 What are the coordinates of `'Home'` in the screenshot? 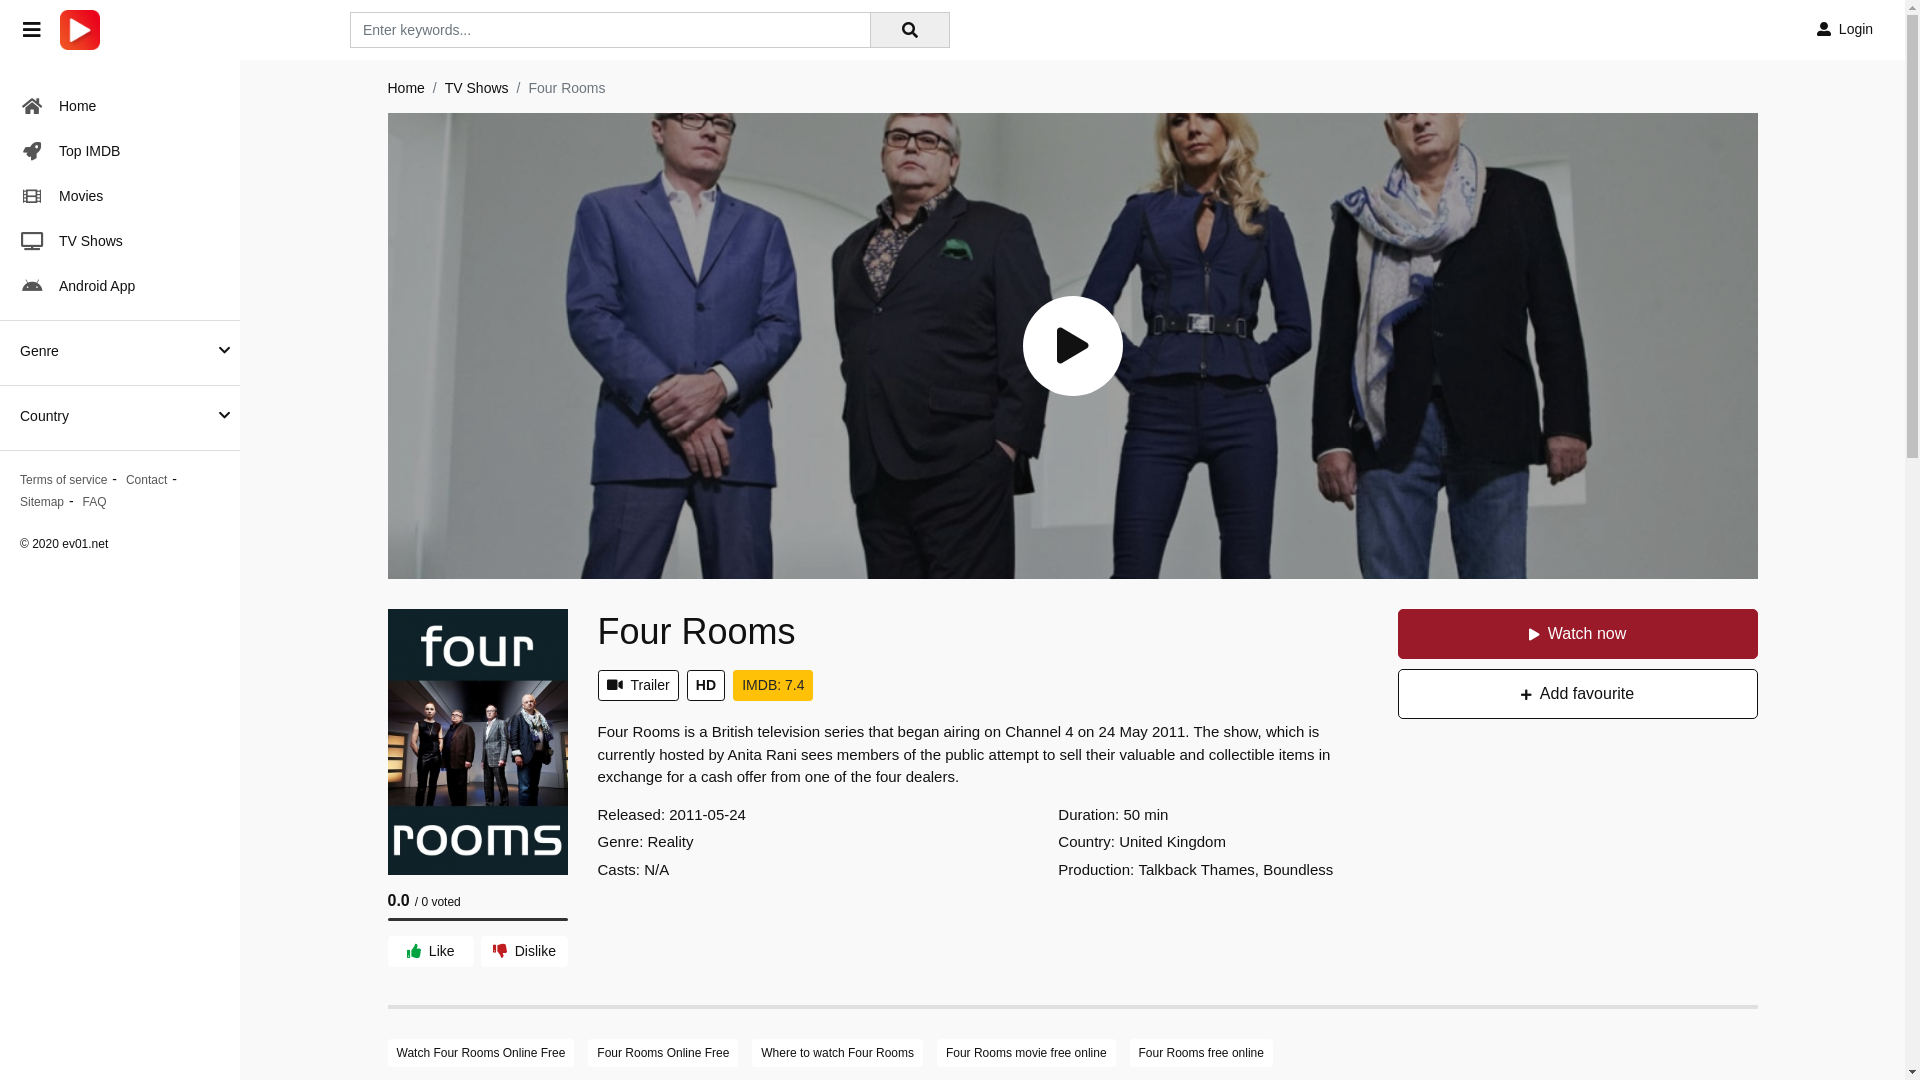 It's located at (119, 105).